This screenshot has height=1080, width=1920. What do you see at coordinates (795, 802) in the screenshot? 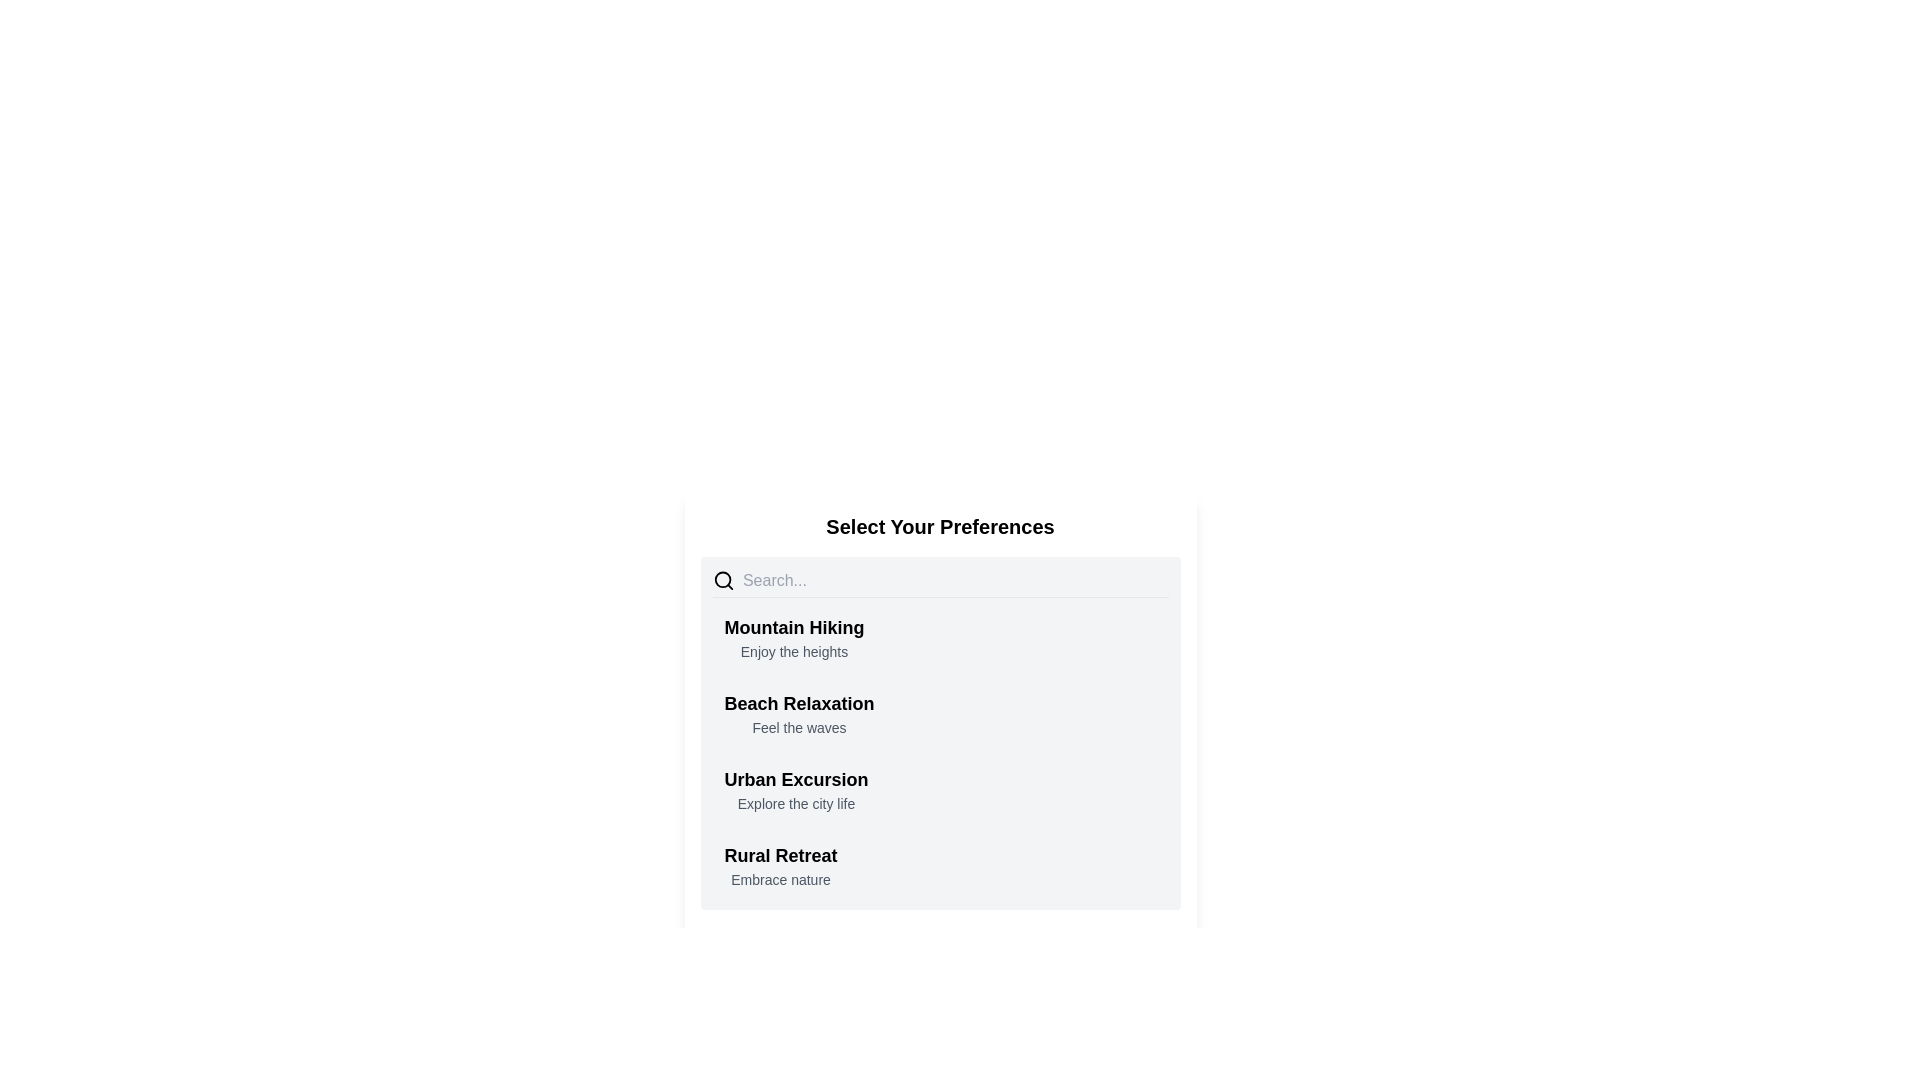
I see `the descriptive subtitle for the 'Urban Excursion' option, which provides additional context and is located directly beneath the title` at bounding box center [795, 802].